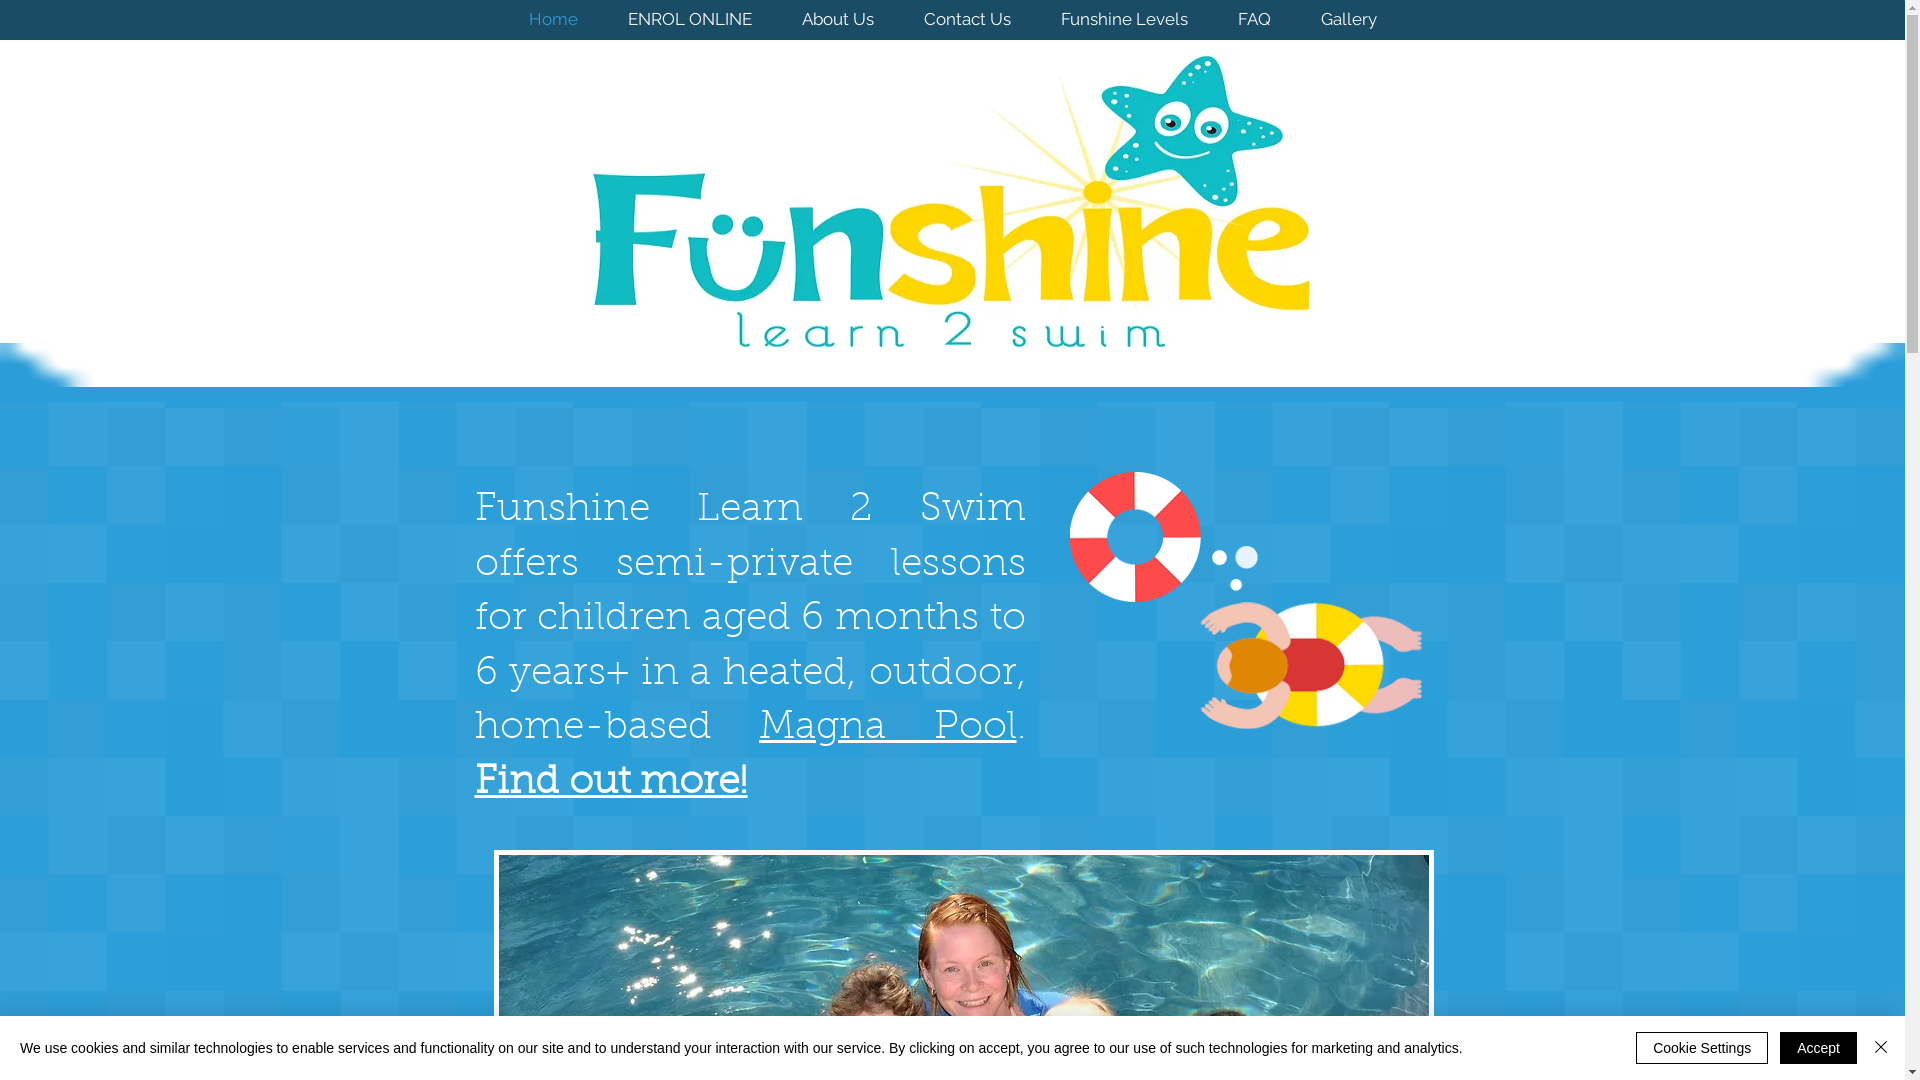 The width and height of the screenshot is (1920, 1080). Describe the element at coordinates (553, 17) in the screenshot. I see `'Home'` at that location.